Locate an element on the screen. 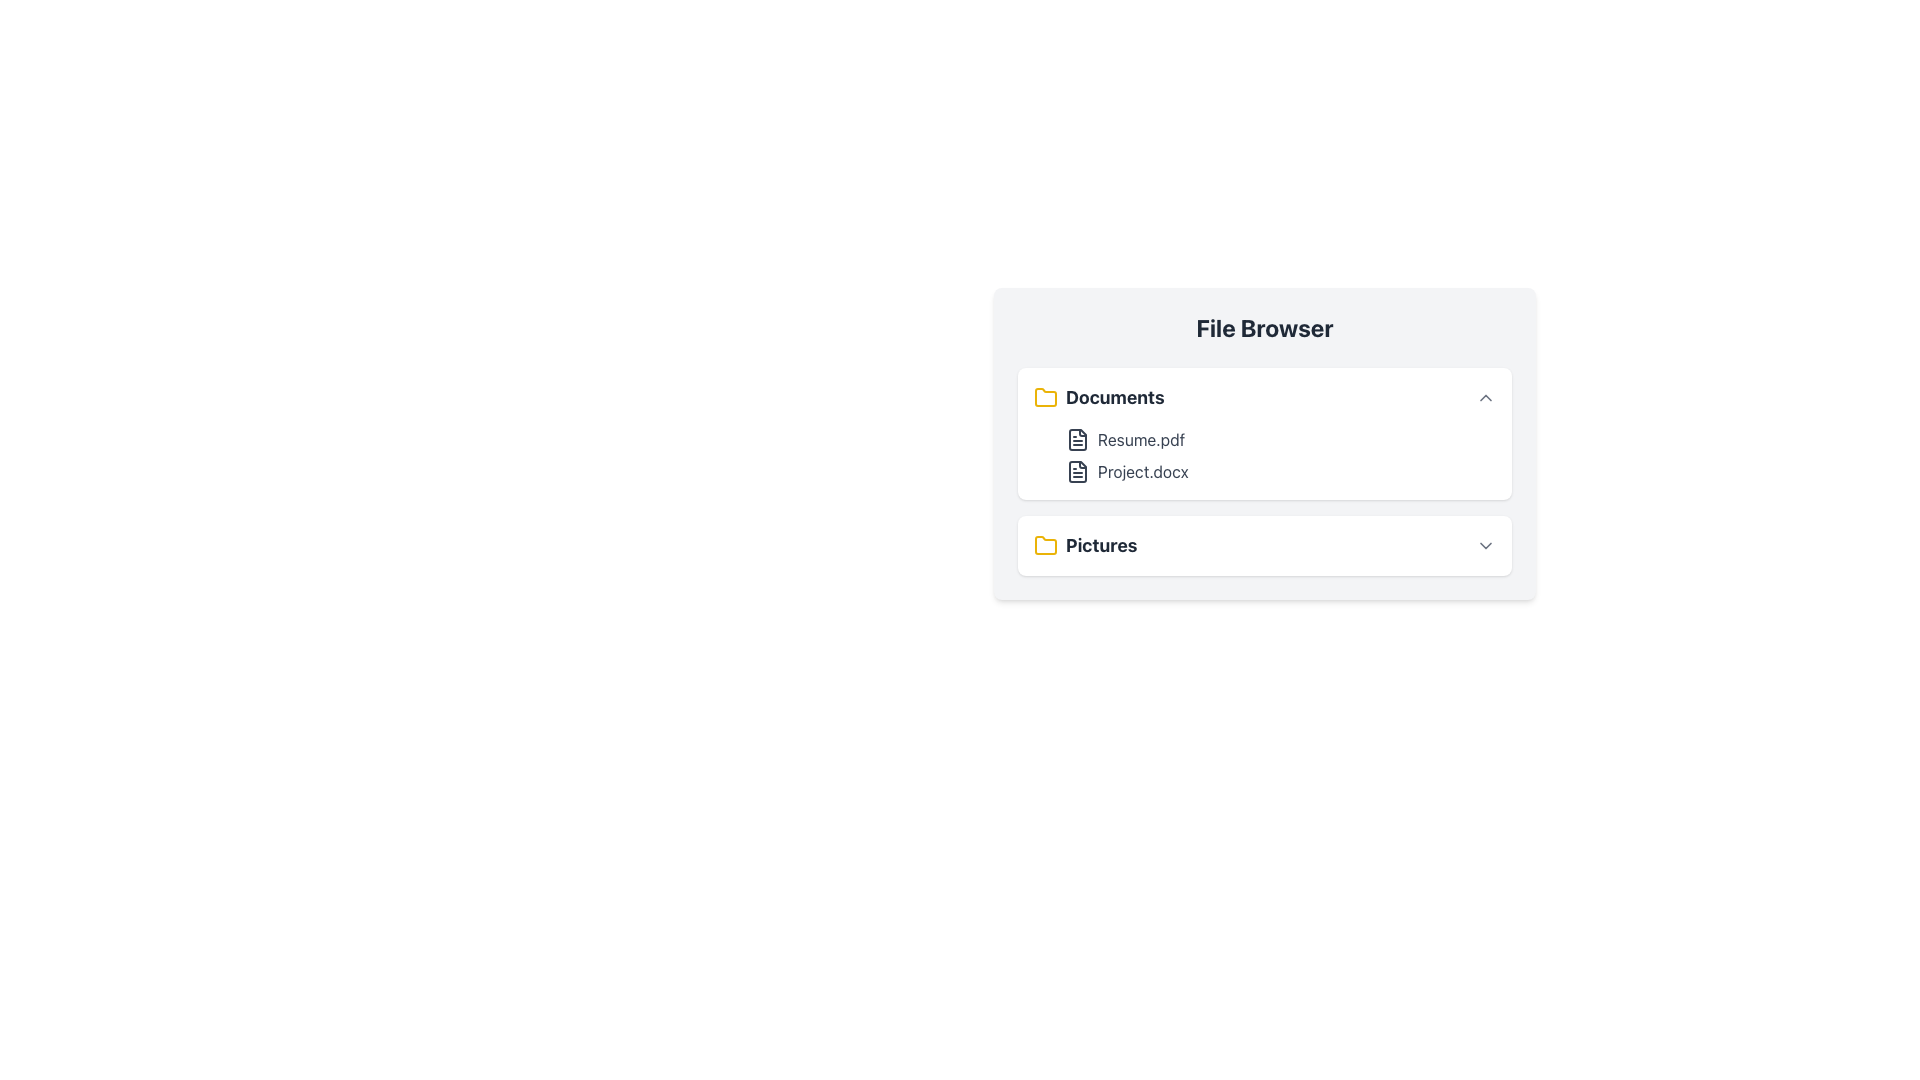  the 'Documents' text label located at the top-left corner of the file browser panel is located at coordinates (1098, 397).